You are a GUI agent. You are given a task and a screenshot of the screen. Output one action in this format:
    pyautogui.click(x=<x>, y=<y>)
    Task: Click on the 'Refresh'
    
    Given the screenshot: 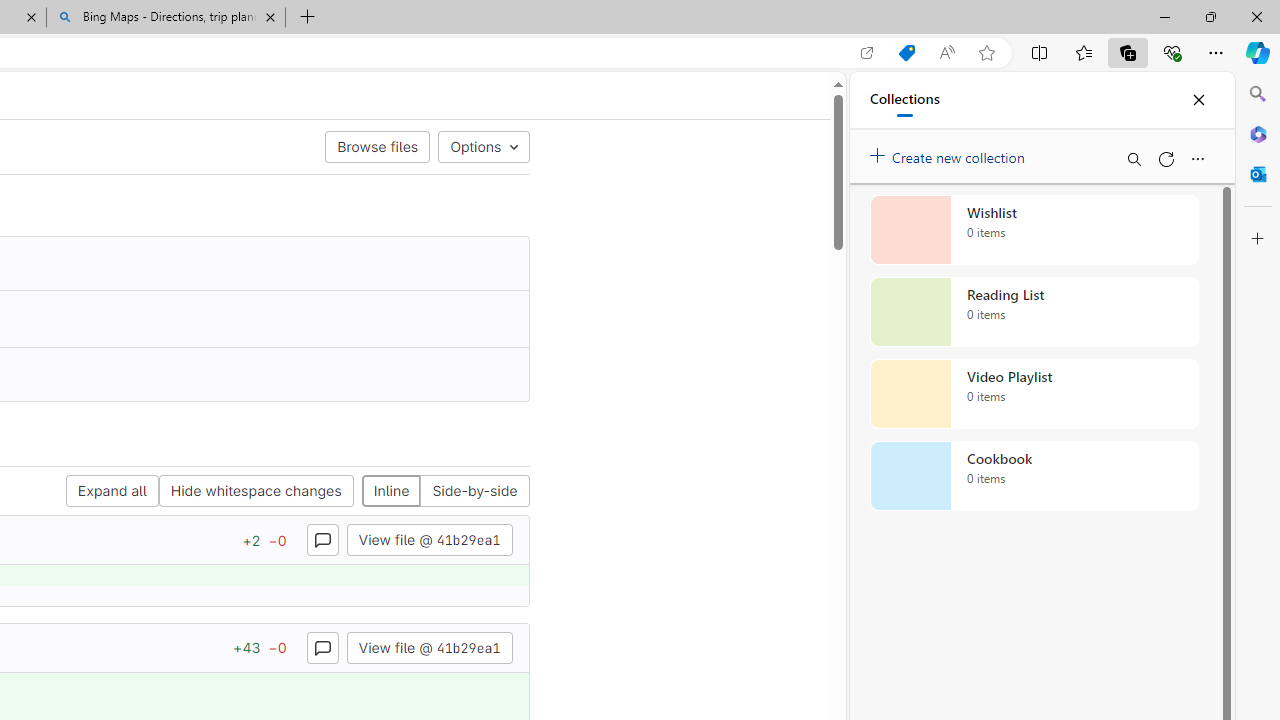 What is the action you would take?
    pyautogui.click(x=1165, y=158)
    